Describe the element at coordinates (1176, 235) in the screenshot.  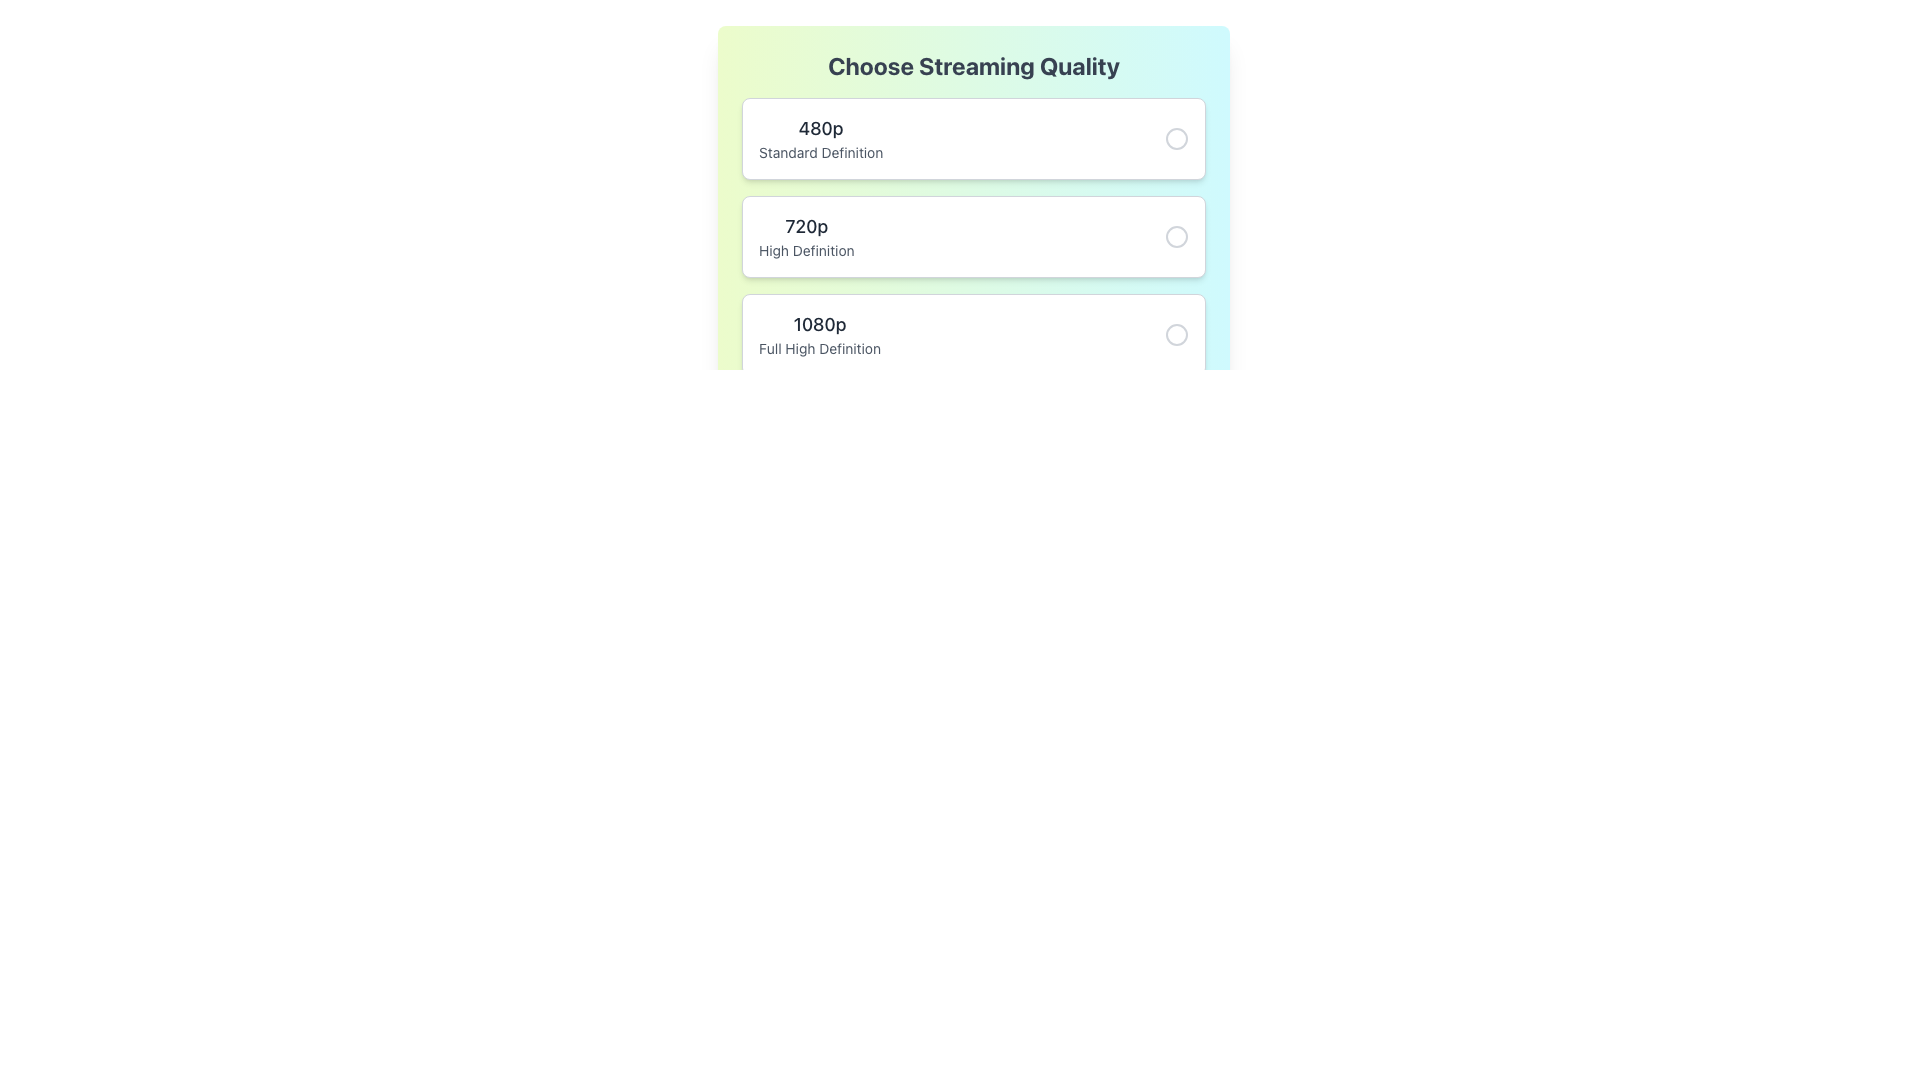
I see `the radio button` at that location.